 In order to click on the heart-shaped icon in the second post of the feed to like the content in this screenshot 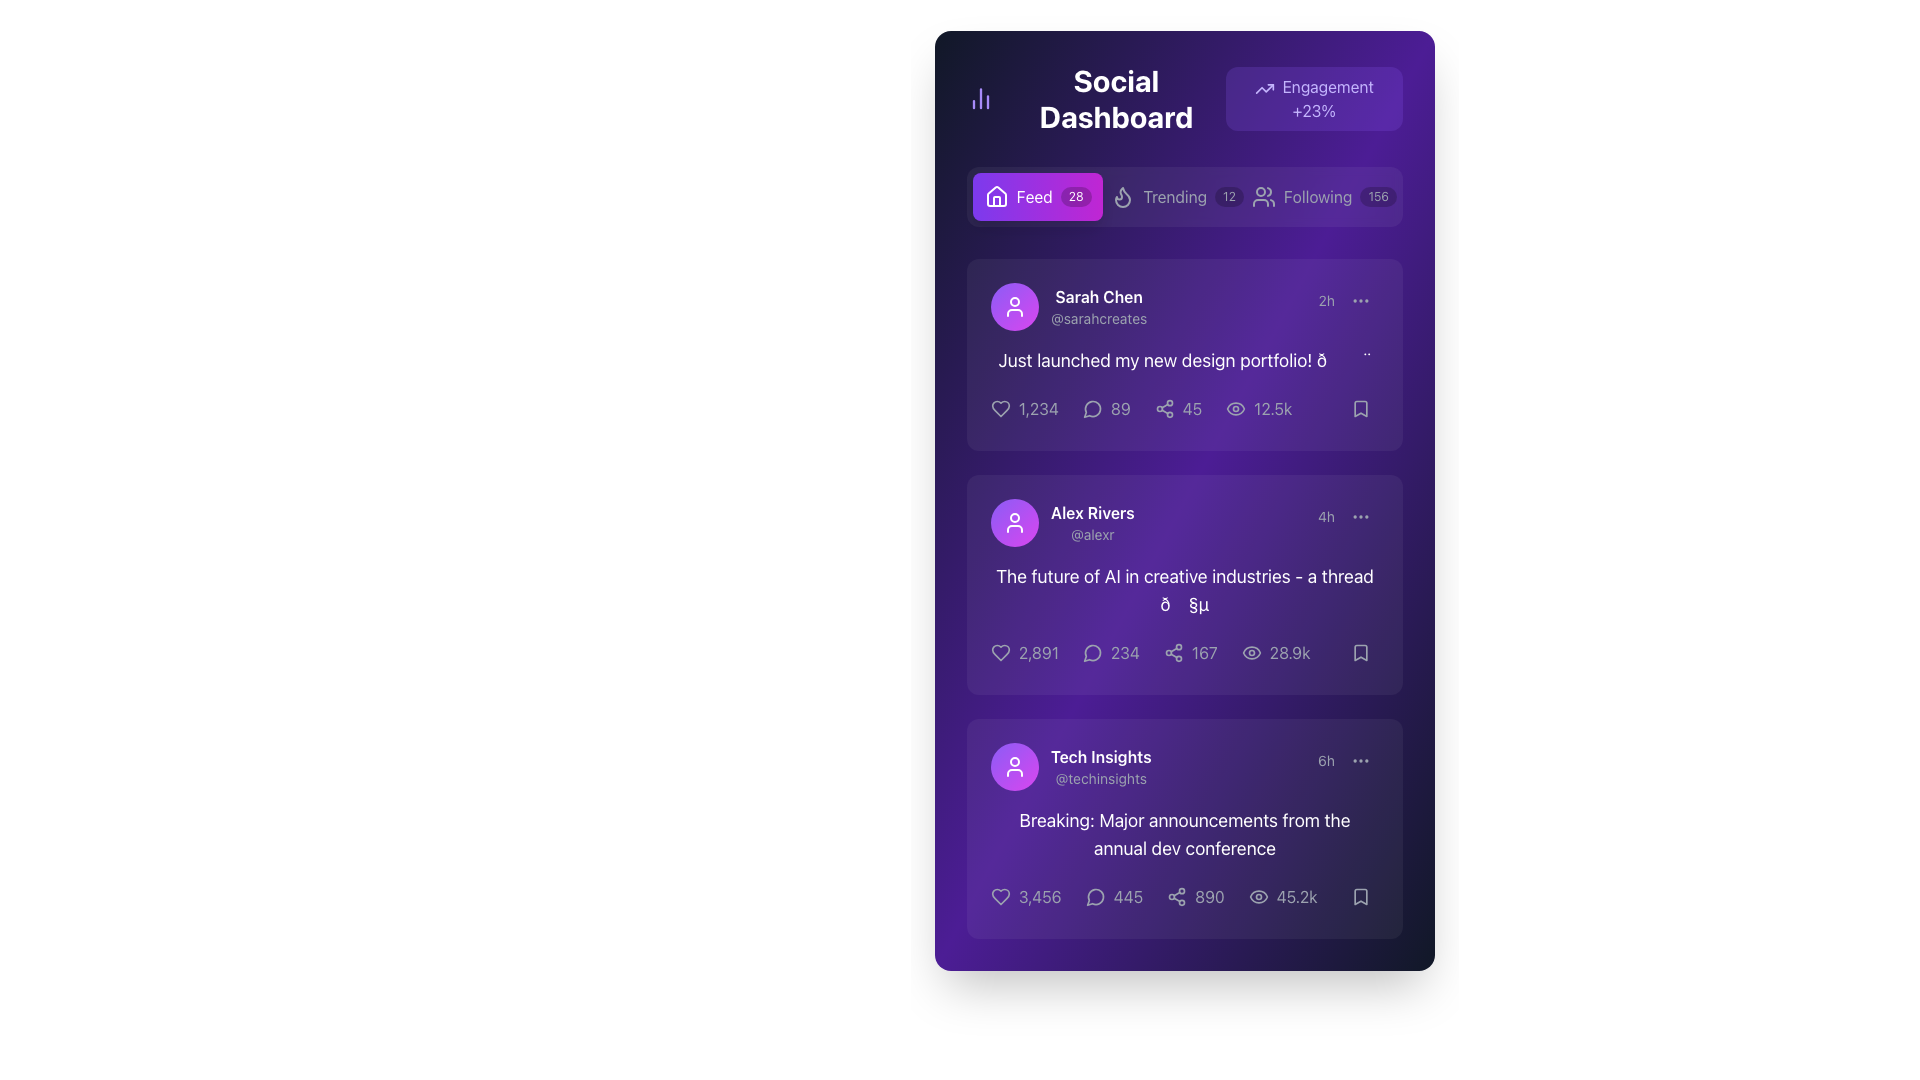, I will do `click(1001, 652)`.